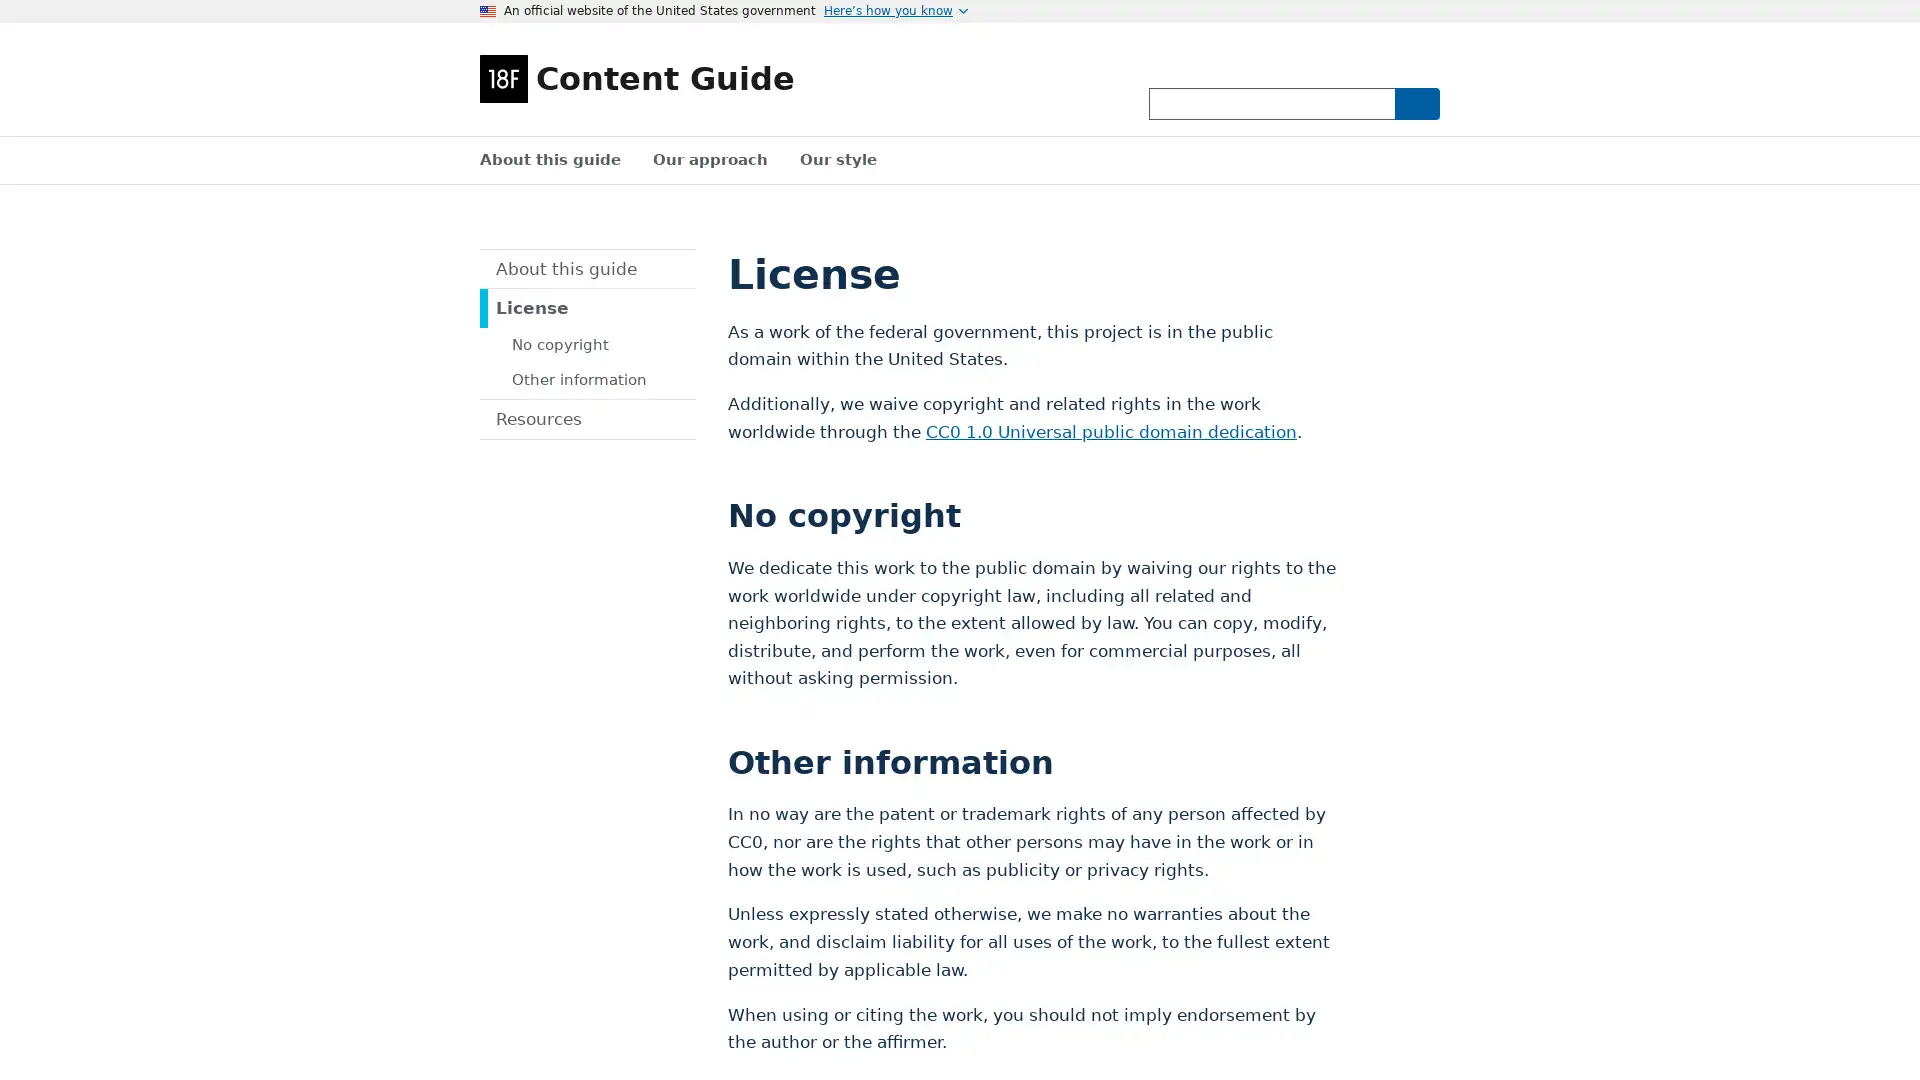 The width and height of the screenshot is (1920, 1080). Describe the element at coordinates (895, 11) in the screenshot. I see `Heres how you know` at that location.